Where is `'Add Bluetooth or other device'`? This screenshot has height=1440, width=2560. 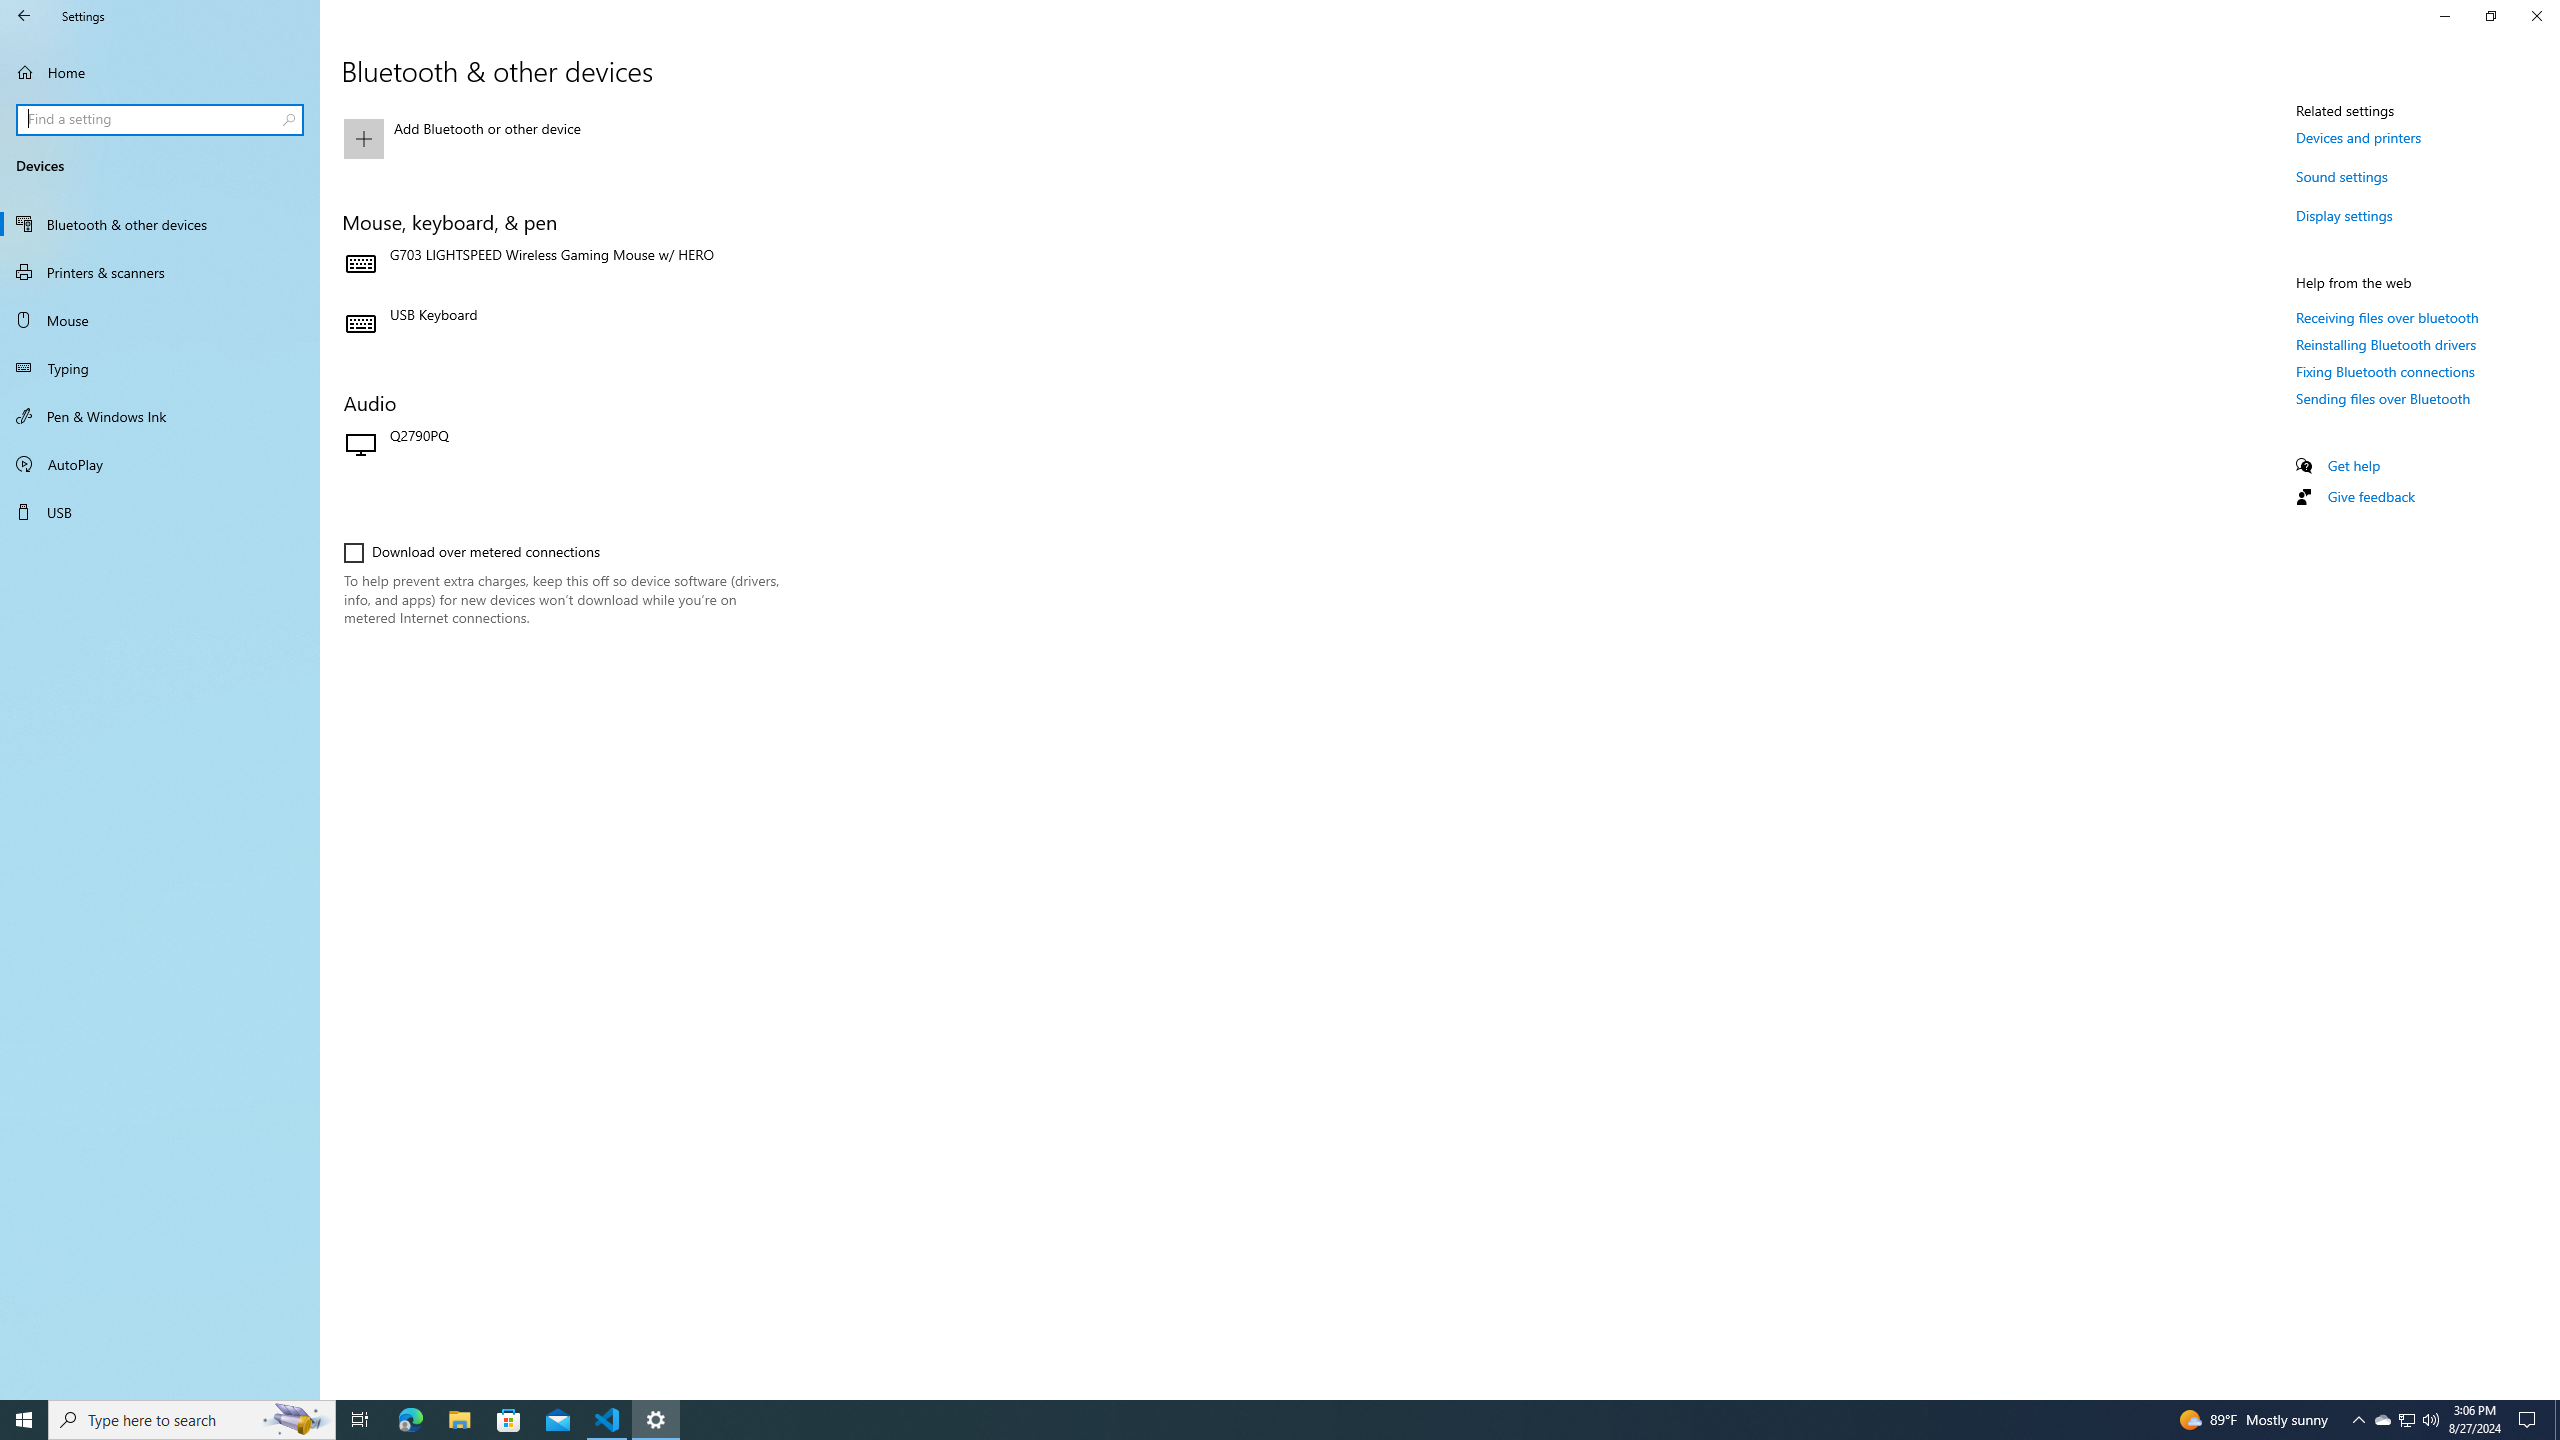
'Add Bluetooth or other device' is located at coordinates (560, 137).